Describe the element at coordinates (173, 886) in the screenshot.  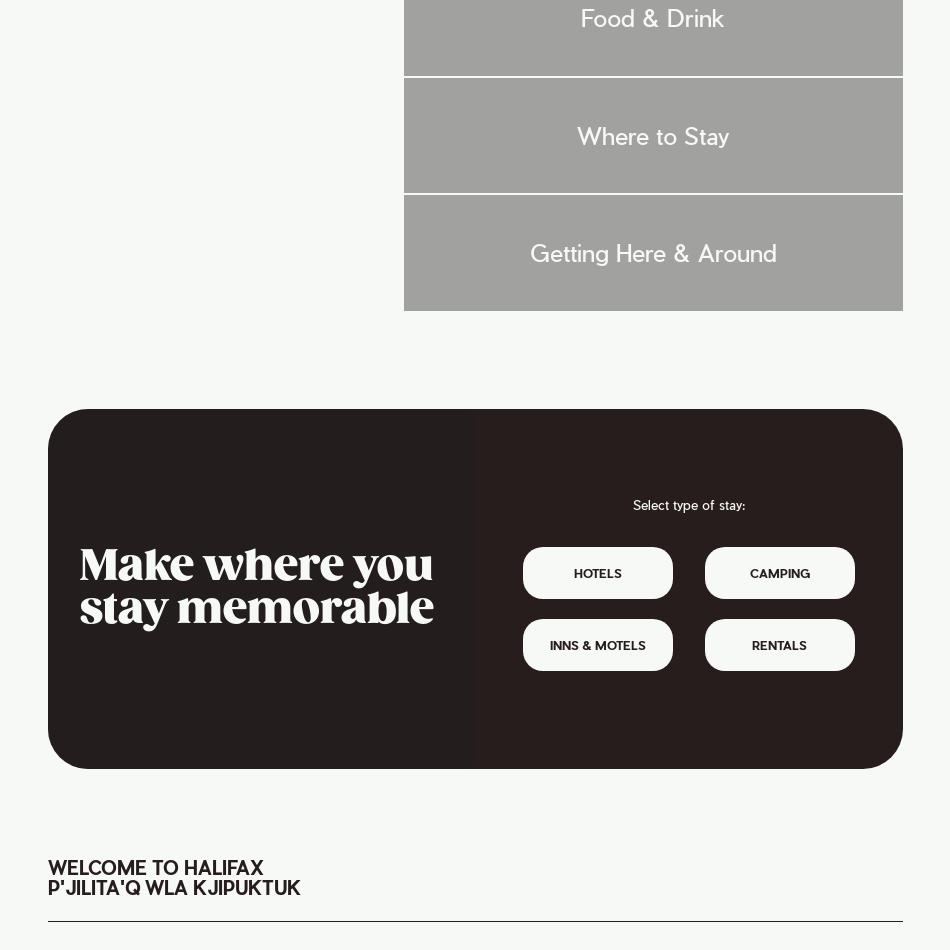
I see `'P'jilita'q wla Kjipuktuk'` at that location.